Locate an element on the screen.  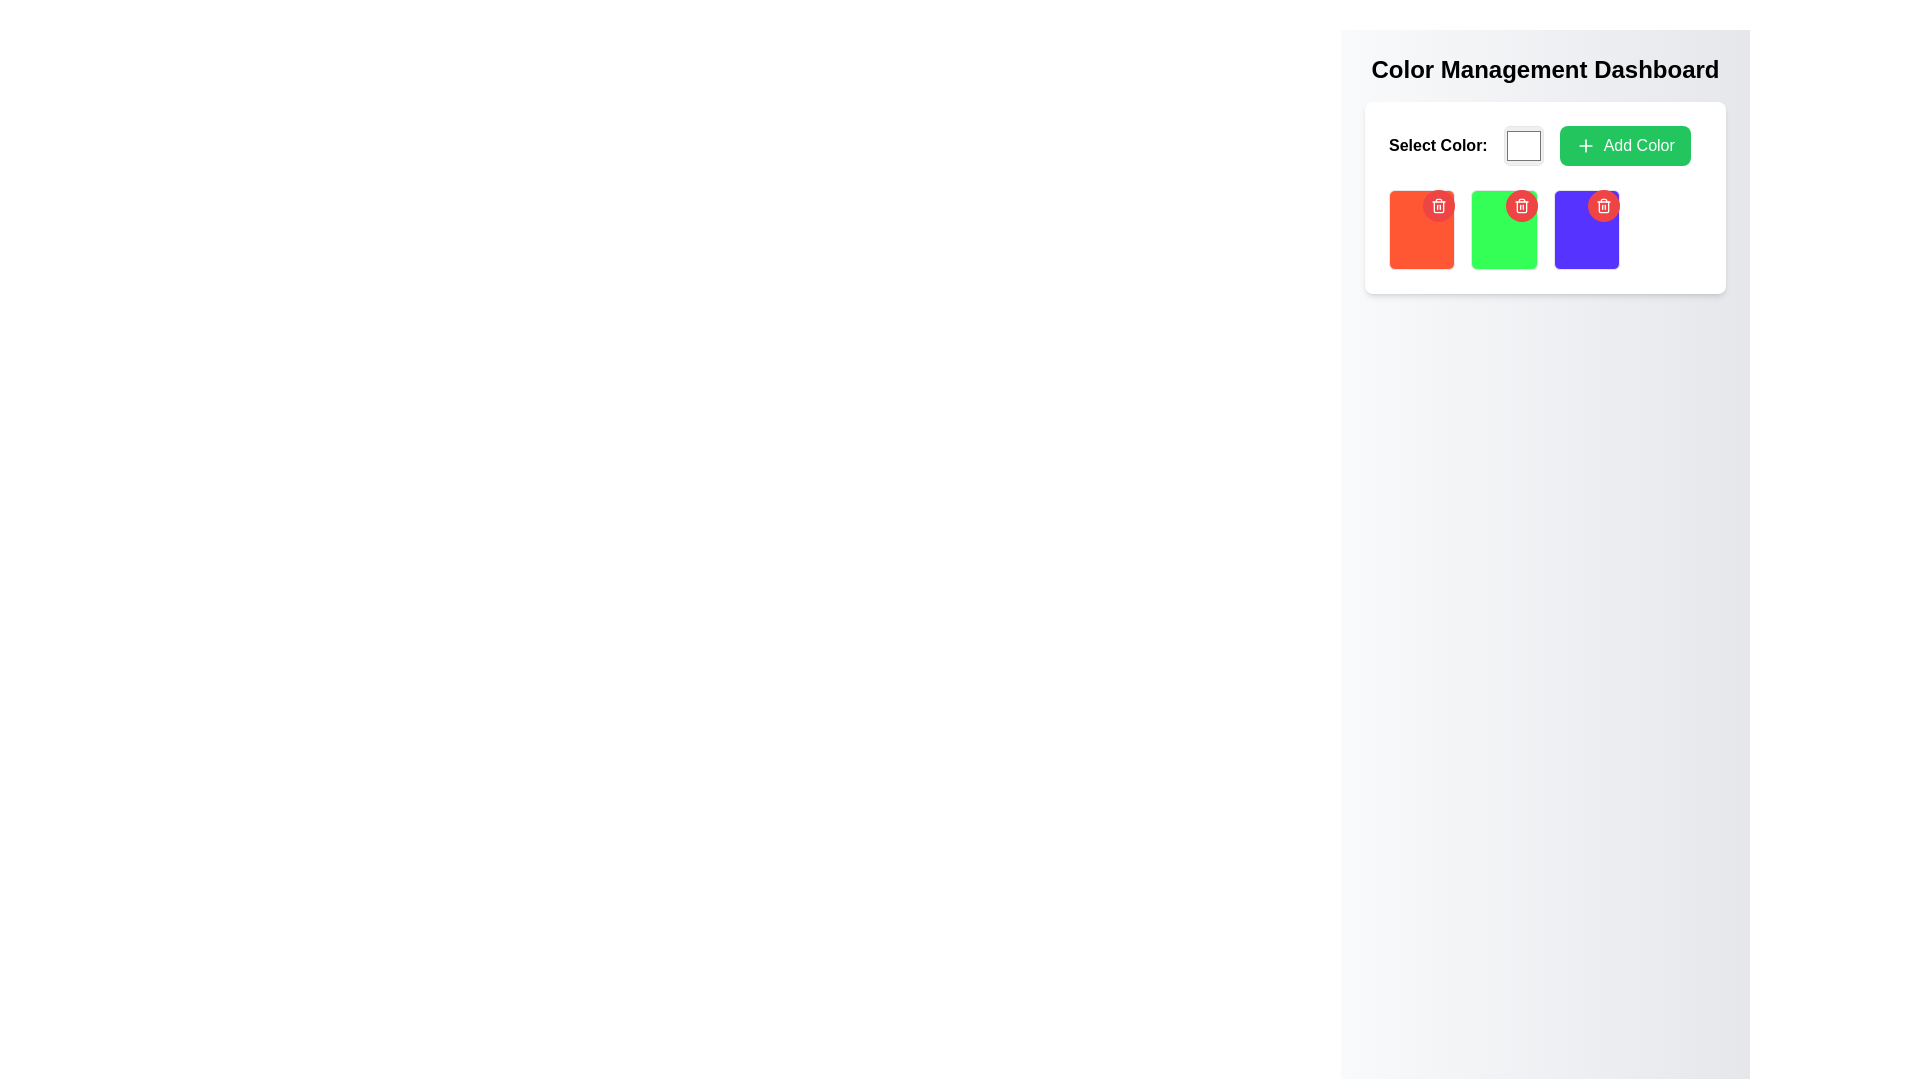
the 'Add Color' button in the Interactive color picker section located beneath the 'Color Management Dashboard' title is located at coordinates (1544, 145).